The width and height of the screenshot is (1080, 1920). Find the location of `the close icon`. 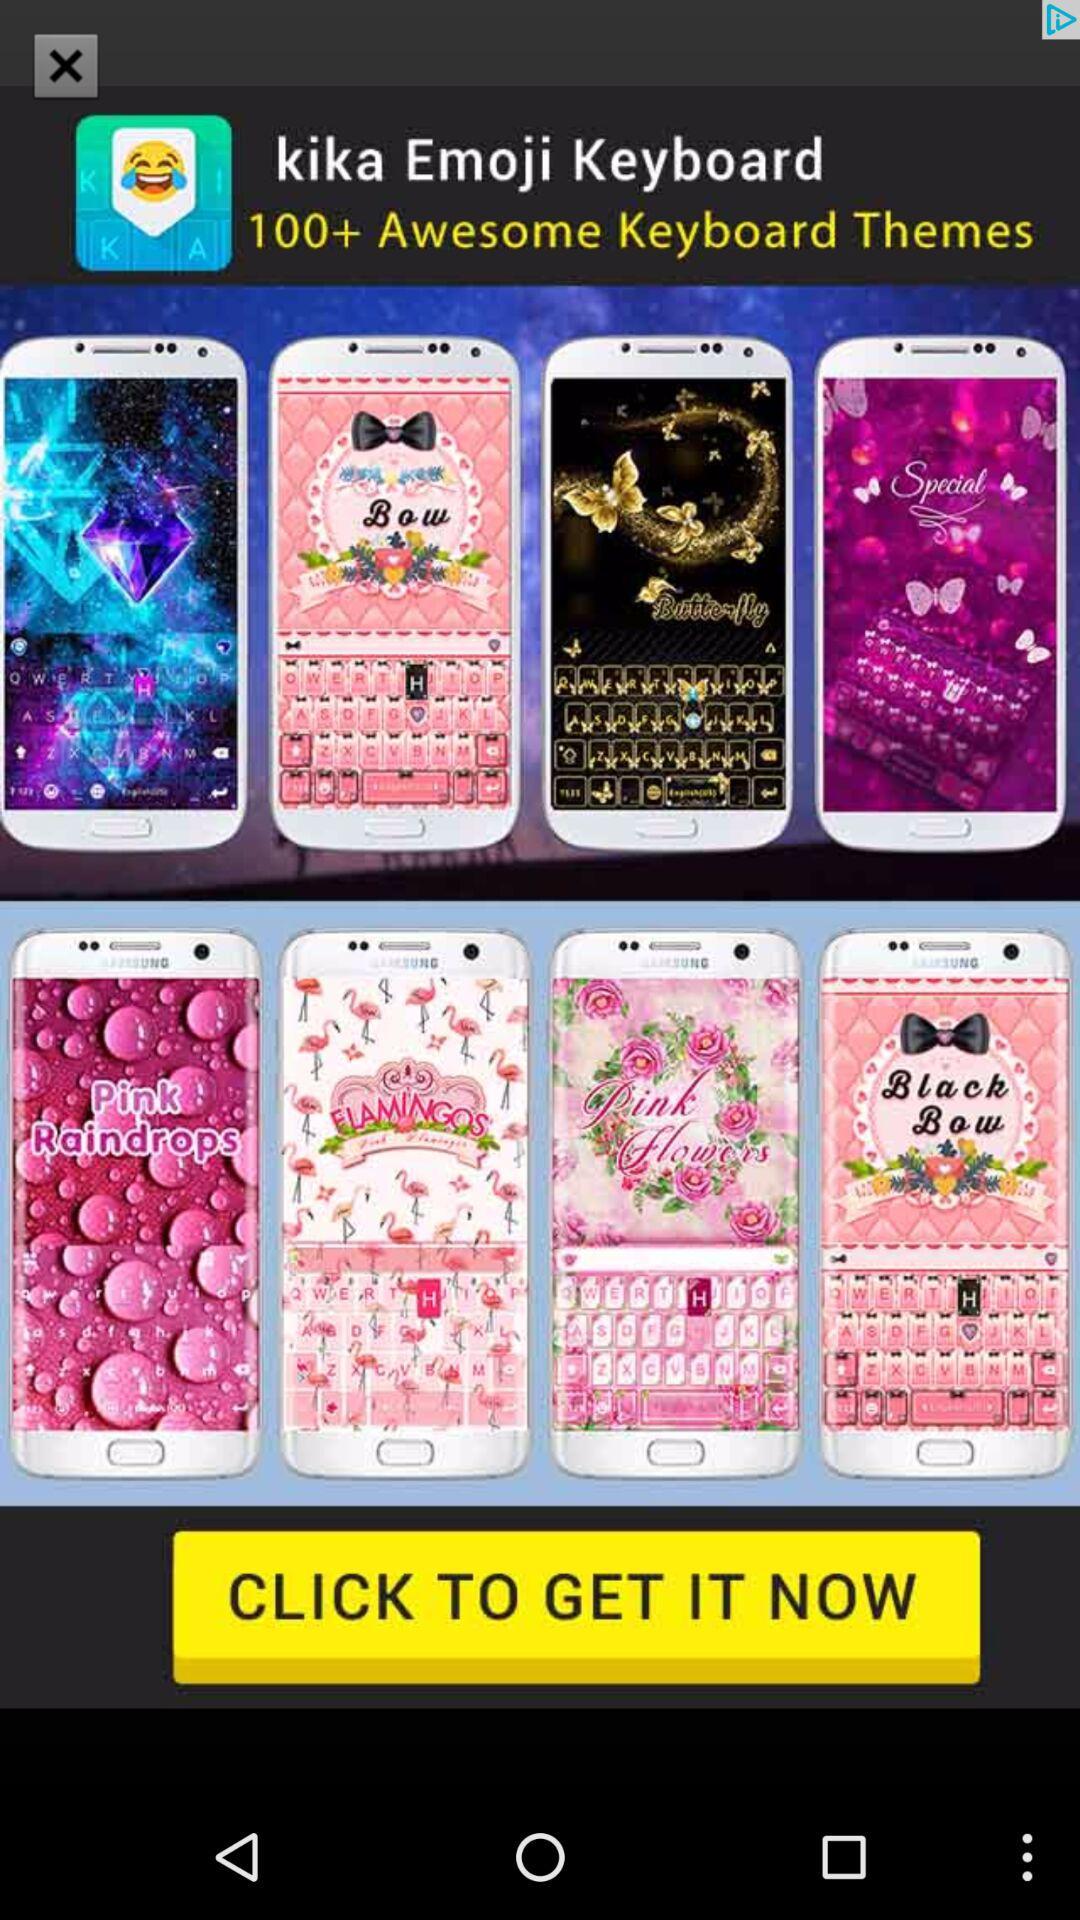

the close icon is located at coordinates (64, 70).